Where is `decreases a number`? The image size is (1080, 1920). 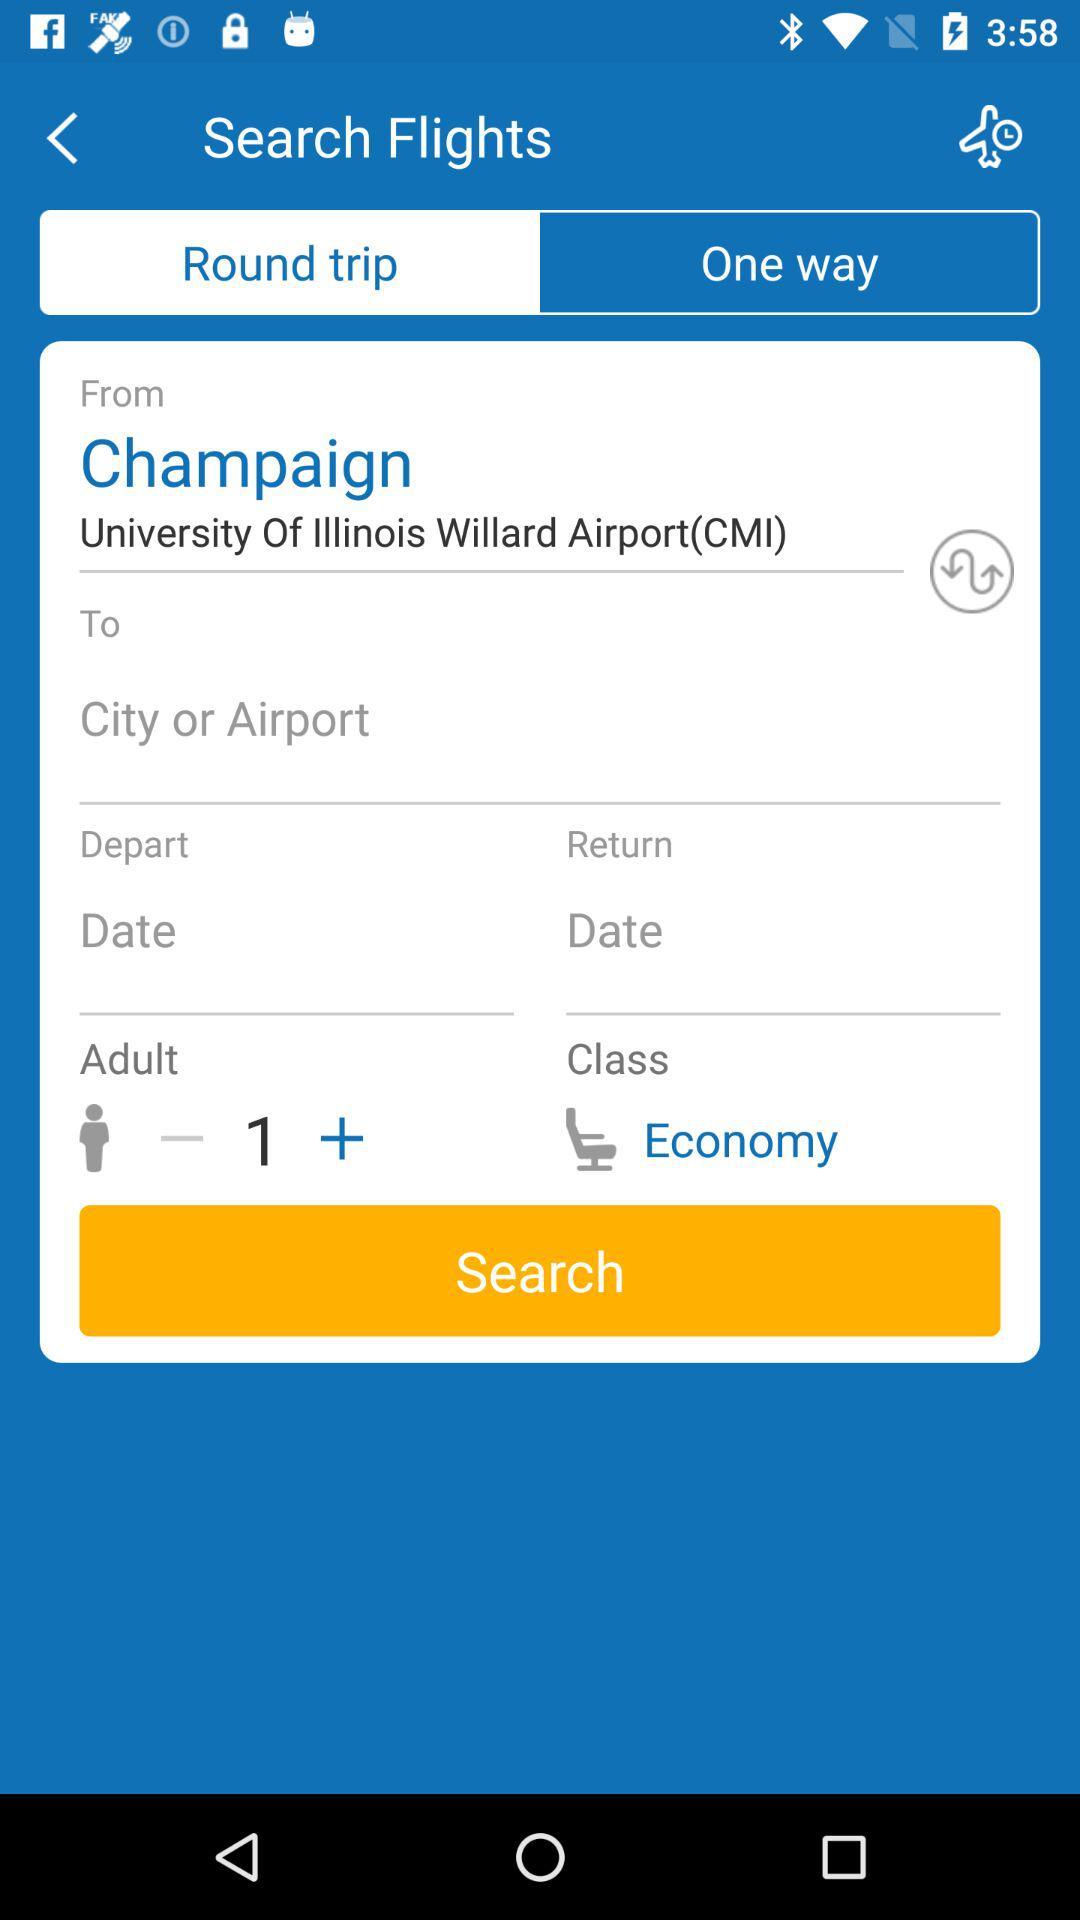
decreases a number is located at coordinates (189, 1138).